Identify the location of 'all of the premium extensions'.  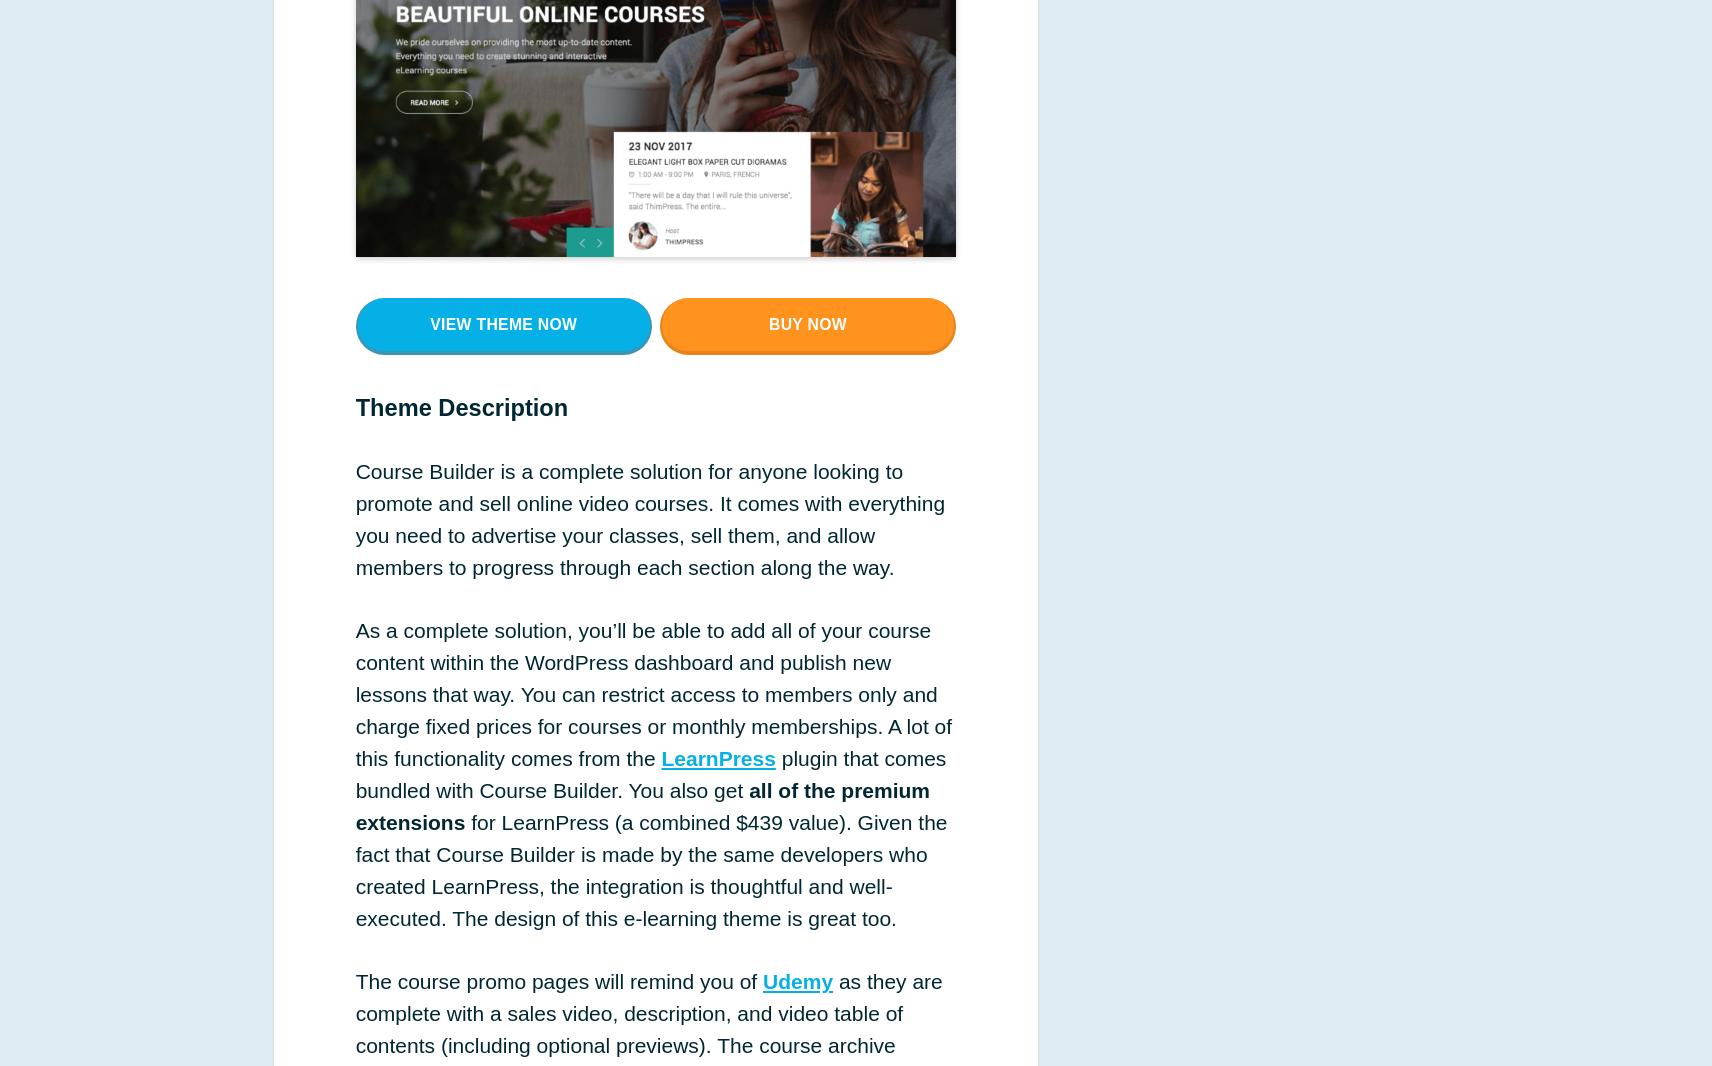
(641, 805).